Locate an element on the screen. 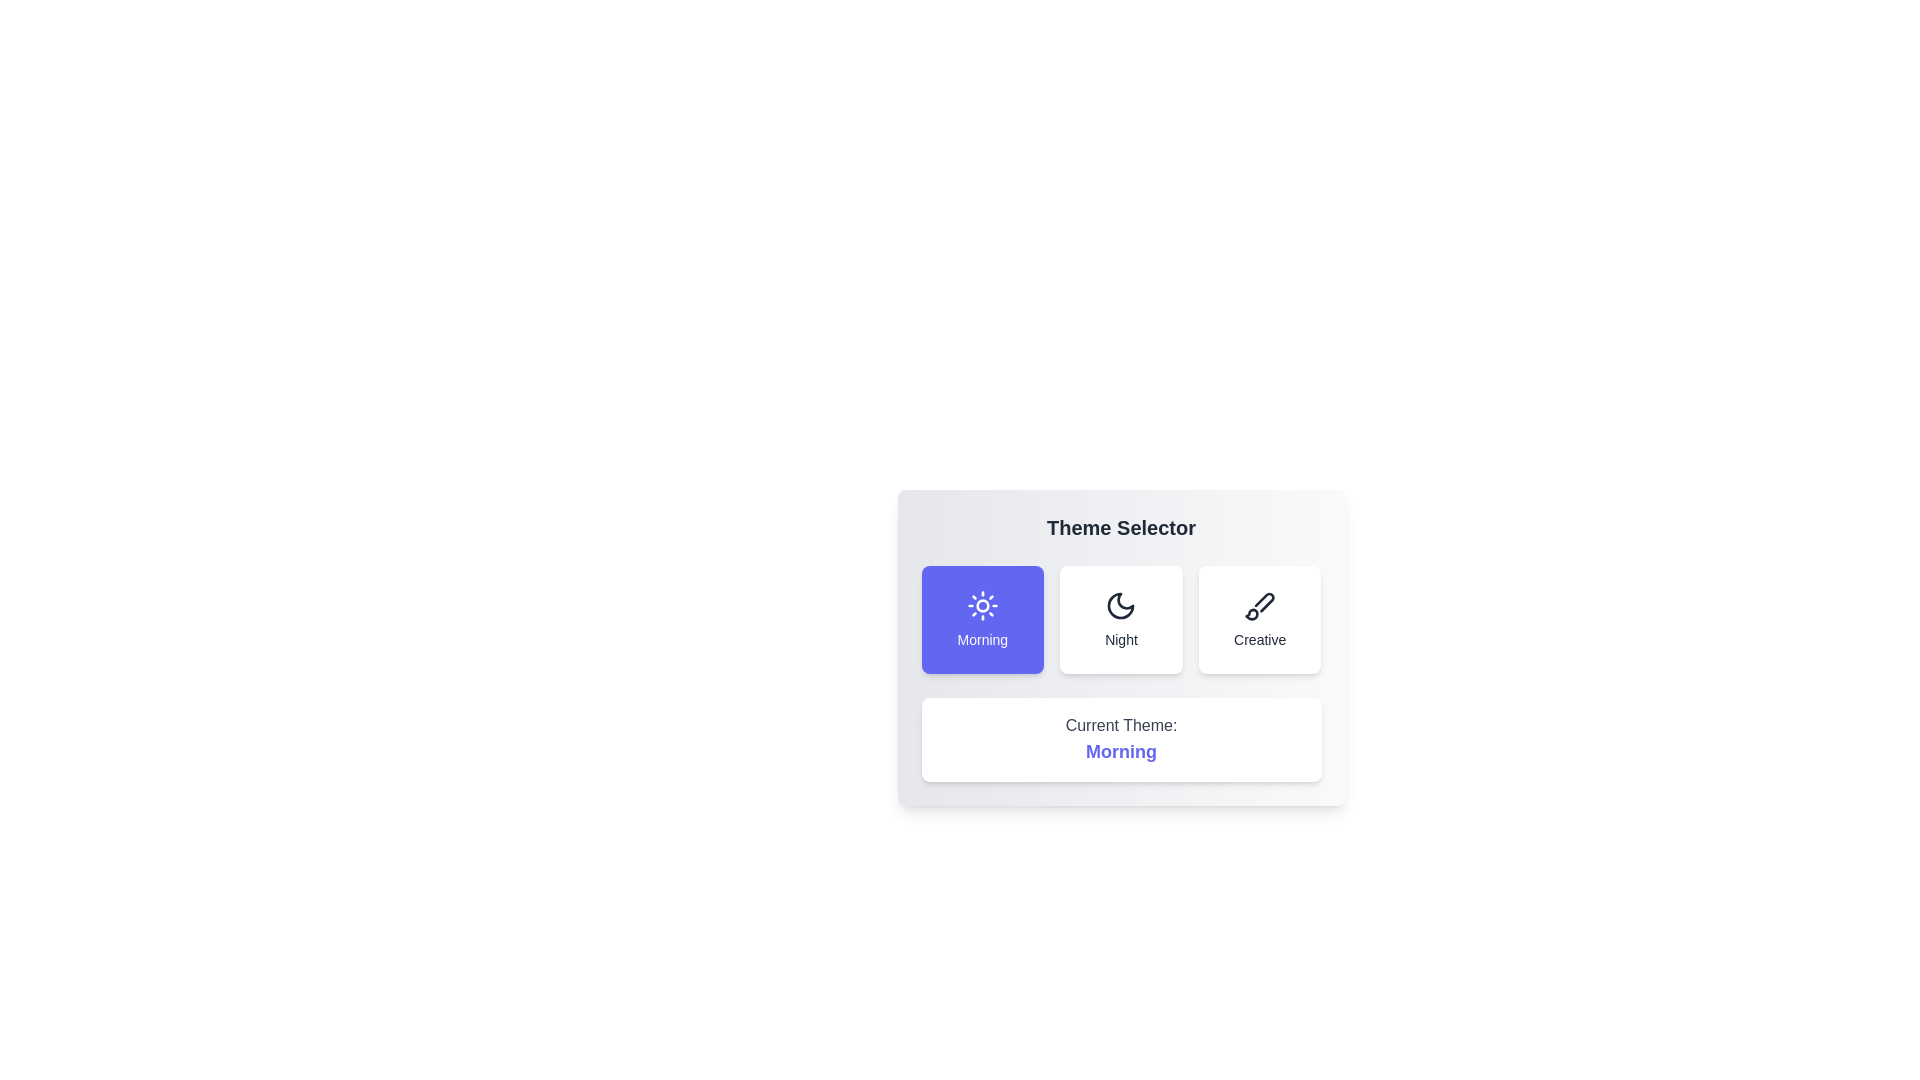  the theme Night by clicking on its button is located at coordinates (1121, 619).